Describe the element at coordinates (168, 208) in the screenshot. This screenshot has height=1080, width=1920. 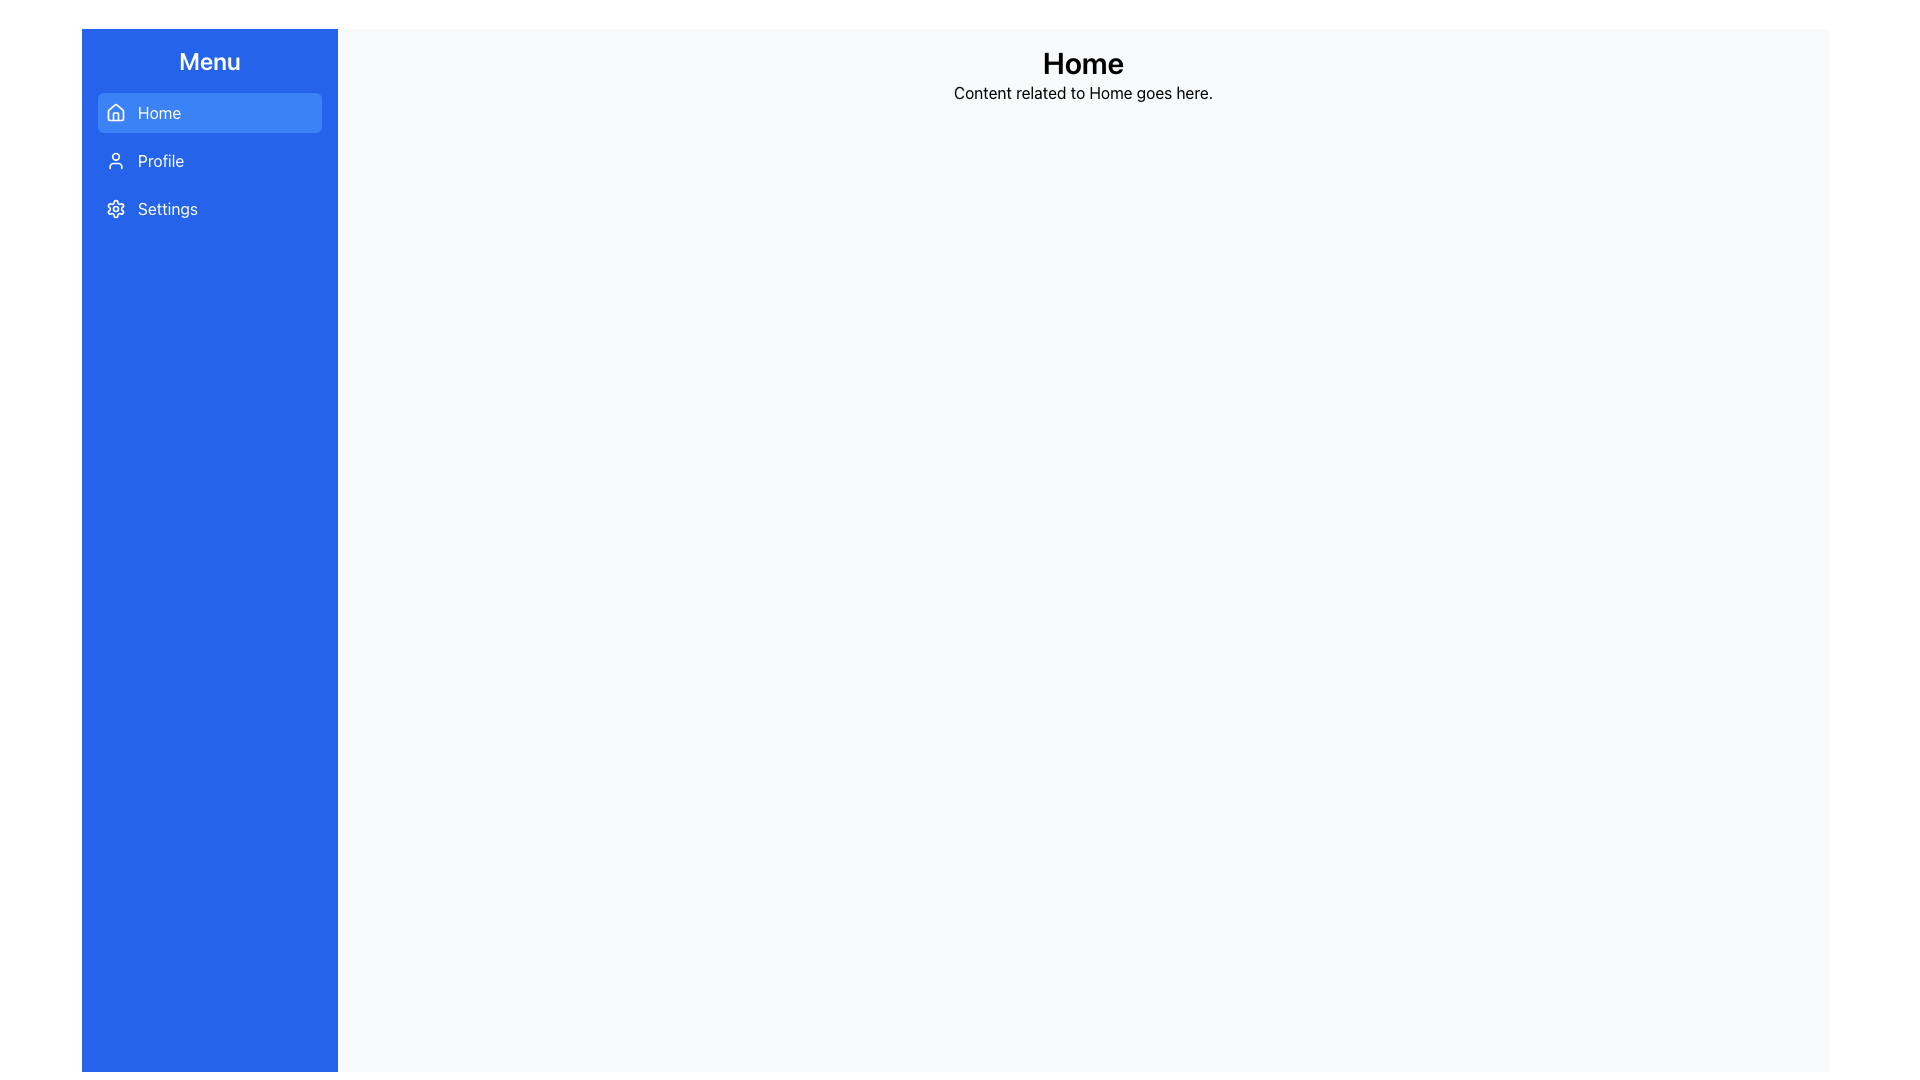
I see `the 'Settings' static text label, which is the third option in the vertical navigation menu styled in white text on a blue background` at that location.